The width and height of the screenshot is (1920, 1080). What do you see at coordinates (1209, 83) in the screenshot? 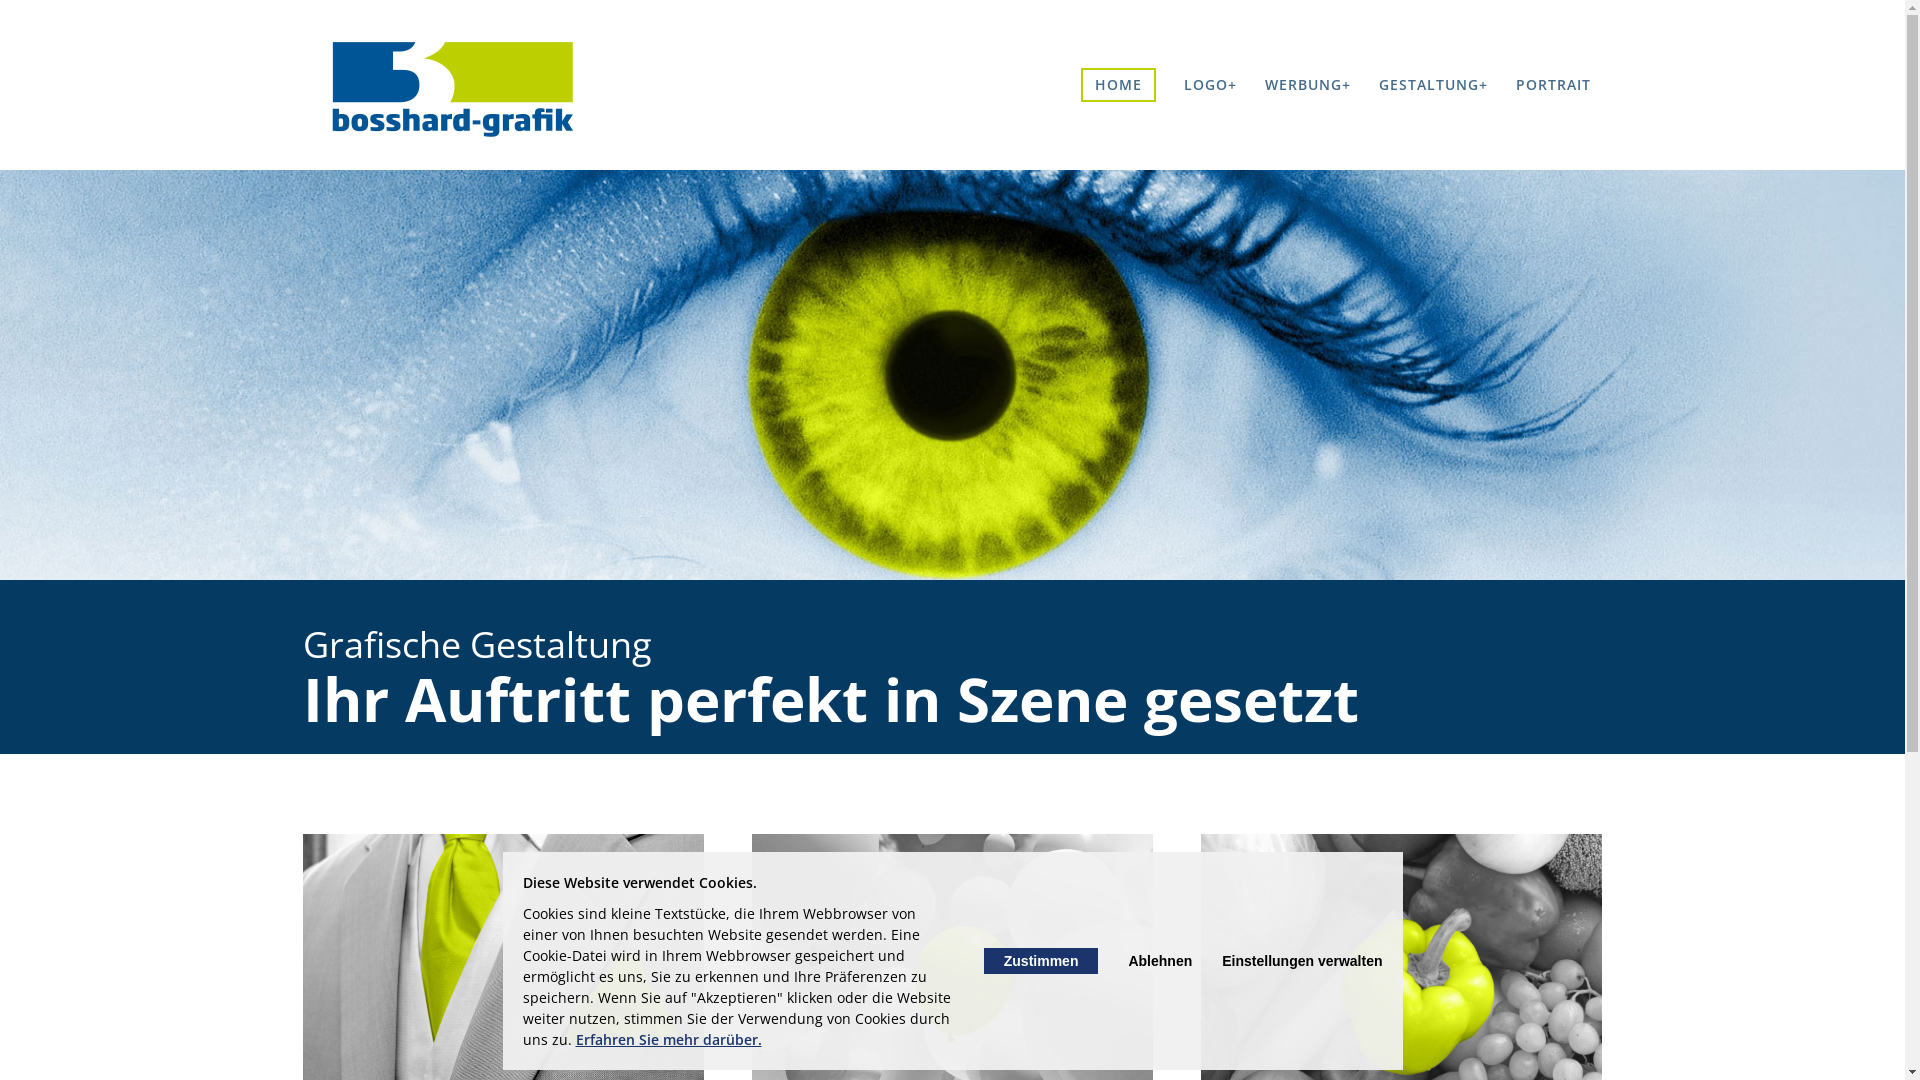
I see `'LOGO+'` at bounding box center [1209, 83].